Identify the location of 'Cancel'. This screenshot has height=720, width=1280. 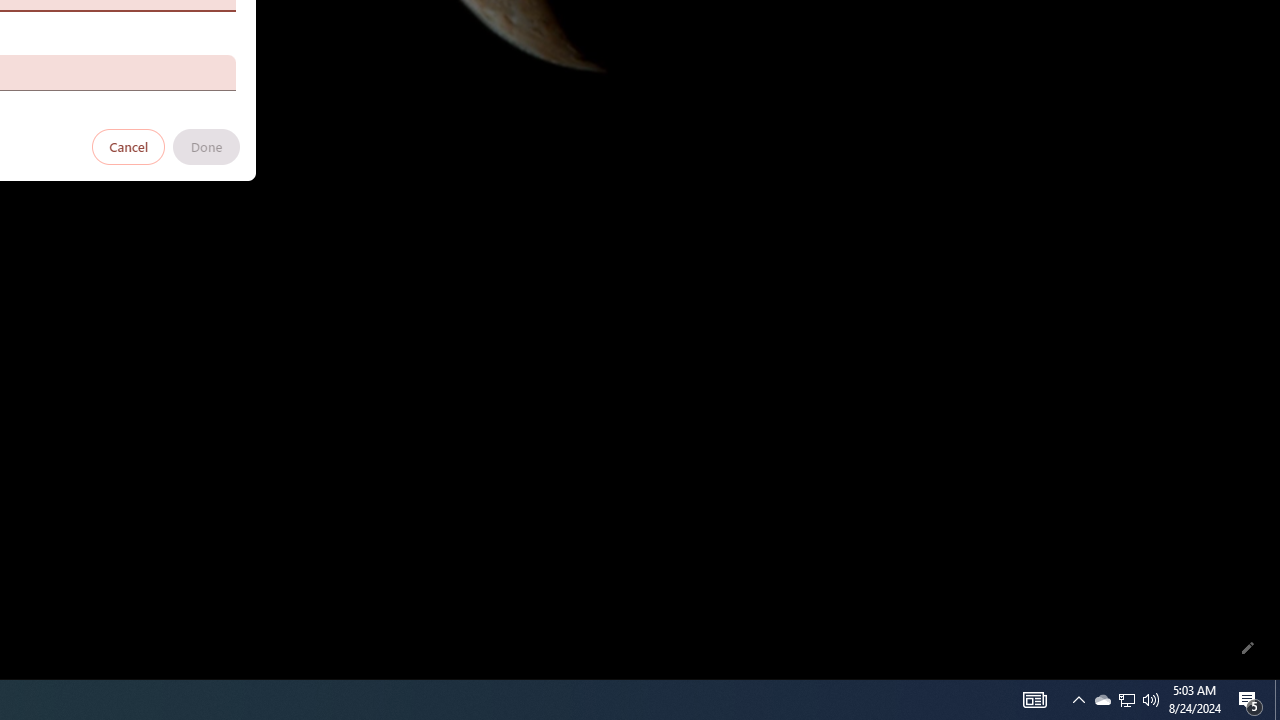
(128, 145).